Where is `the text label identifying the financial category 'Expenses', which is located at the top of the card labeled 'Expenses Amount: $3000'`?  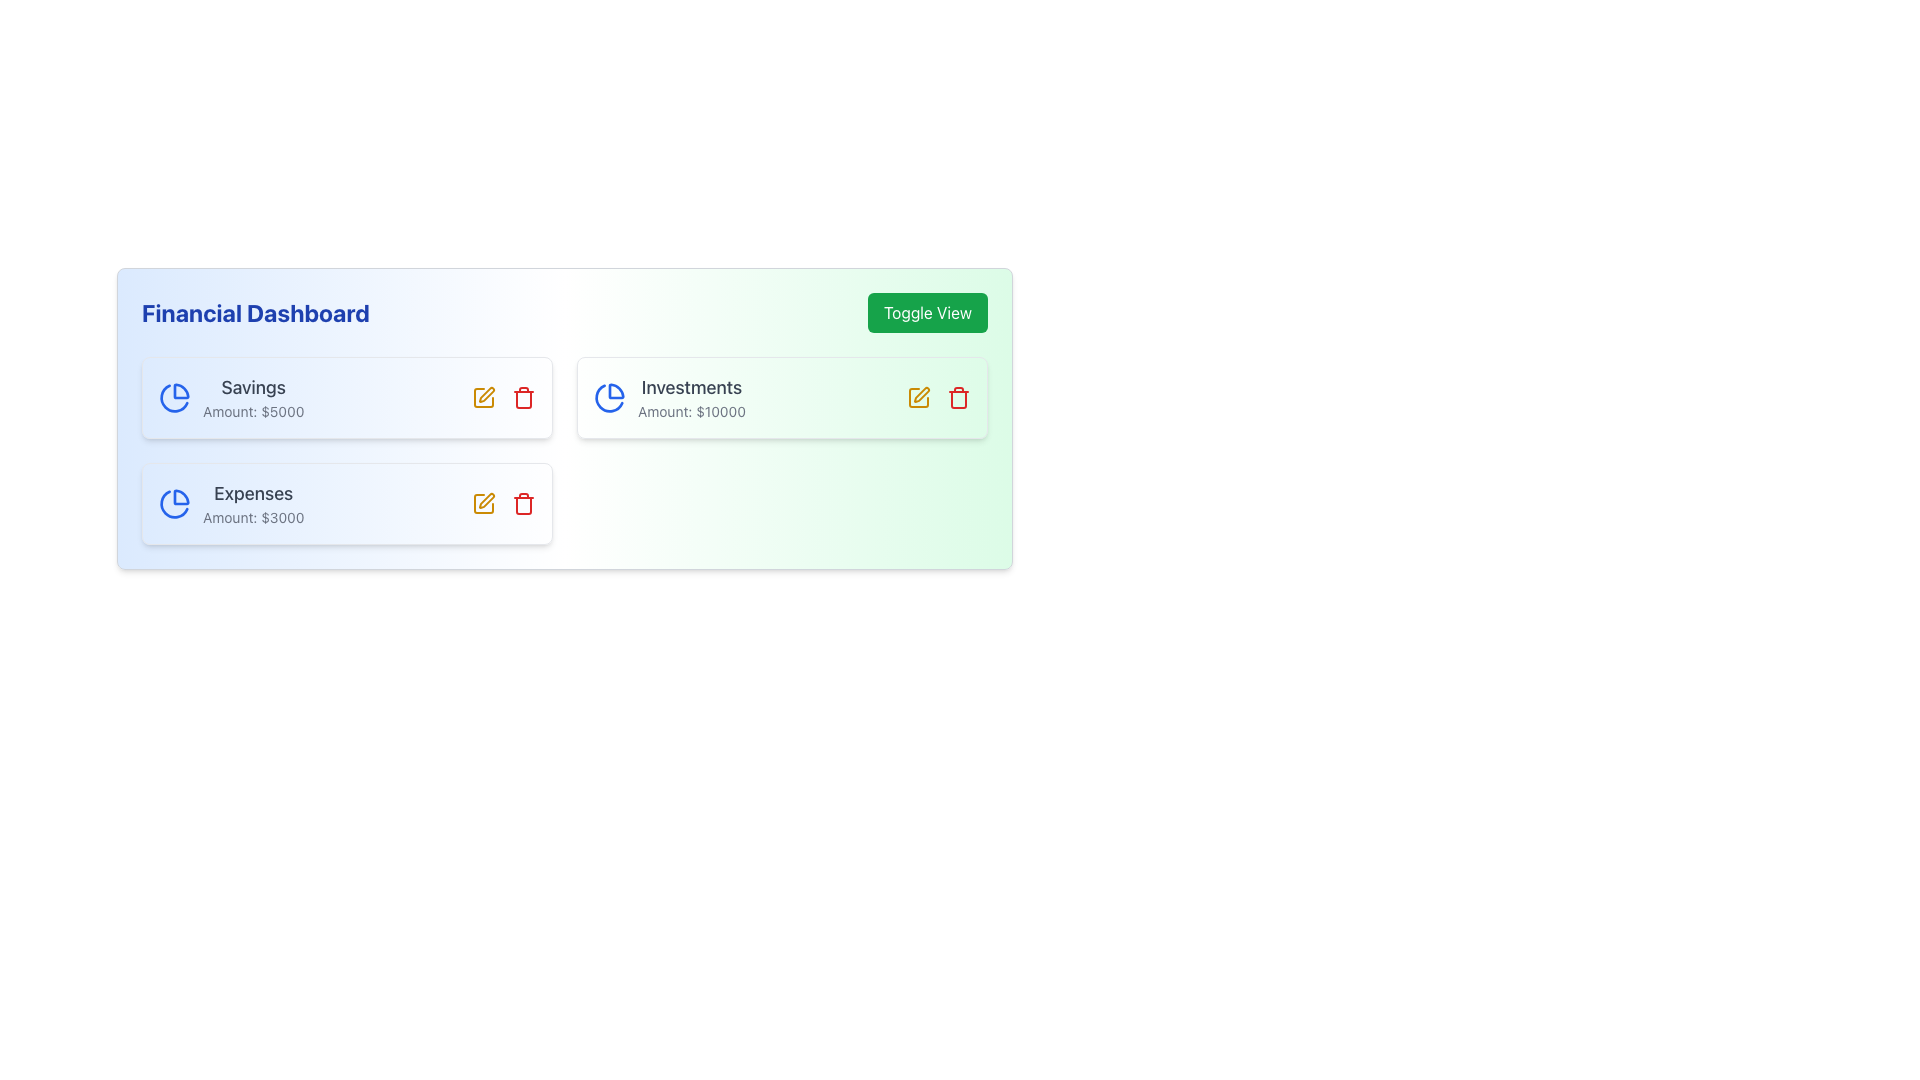 the text label identifying the financial category 'Expenses', which is located at the top of the card labeled 'Expenses Amount: $3000' is located at coordinates (252, 493).